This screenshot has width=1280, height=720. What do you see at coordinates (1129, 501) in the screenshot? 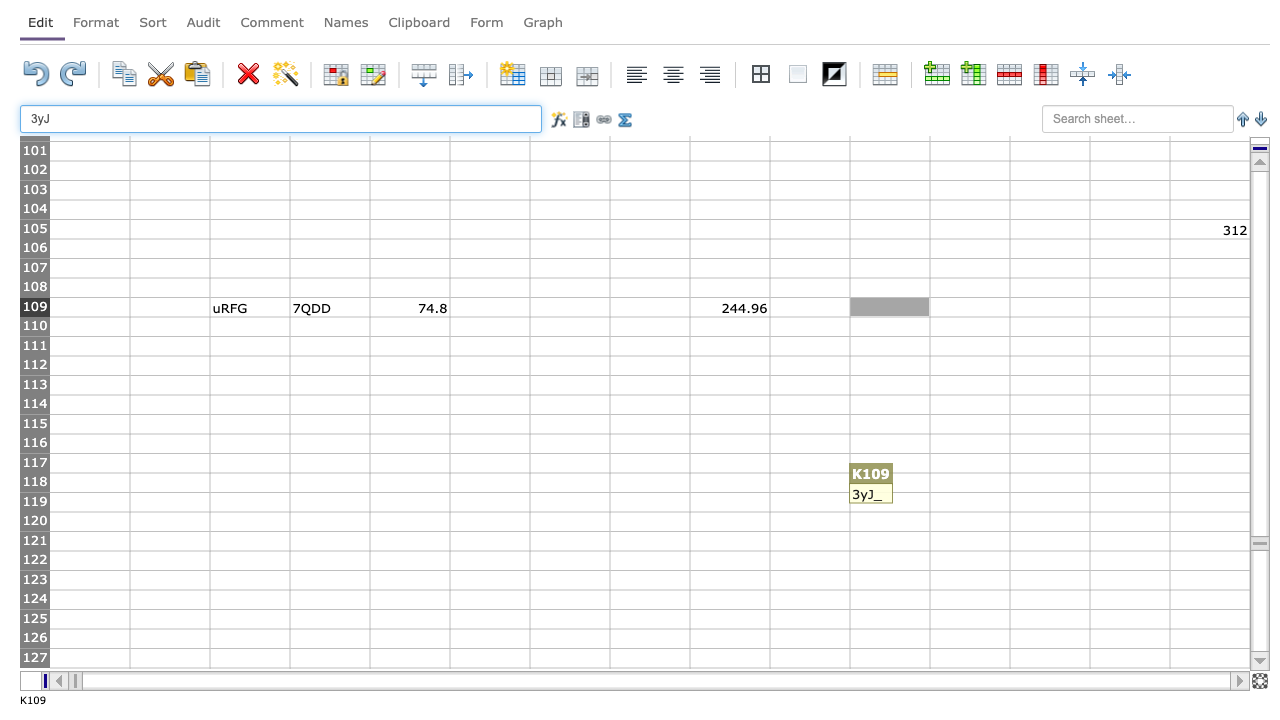
I see `Col: N, Row: 119` at bounding box center [1129, 501].